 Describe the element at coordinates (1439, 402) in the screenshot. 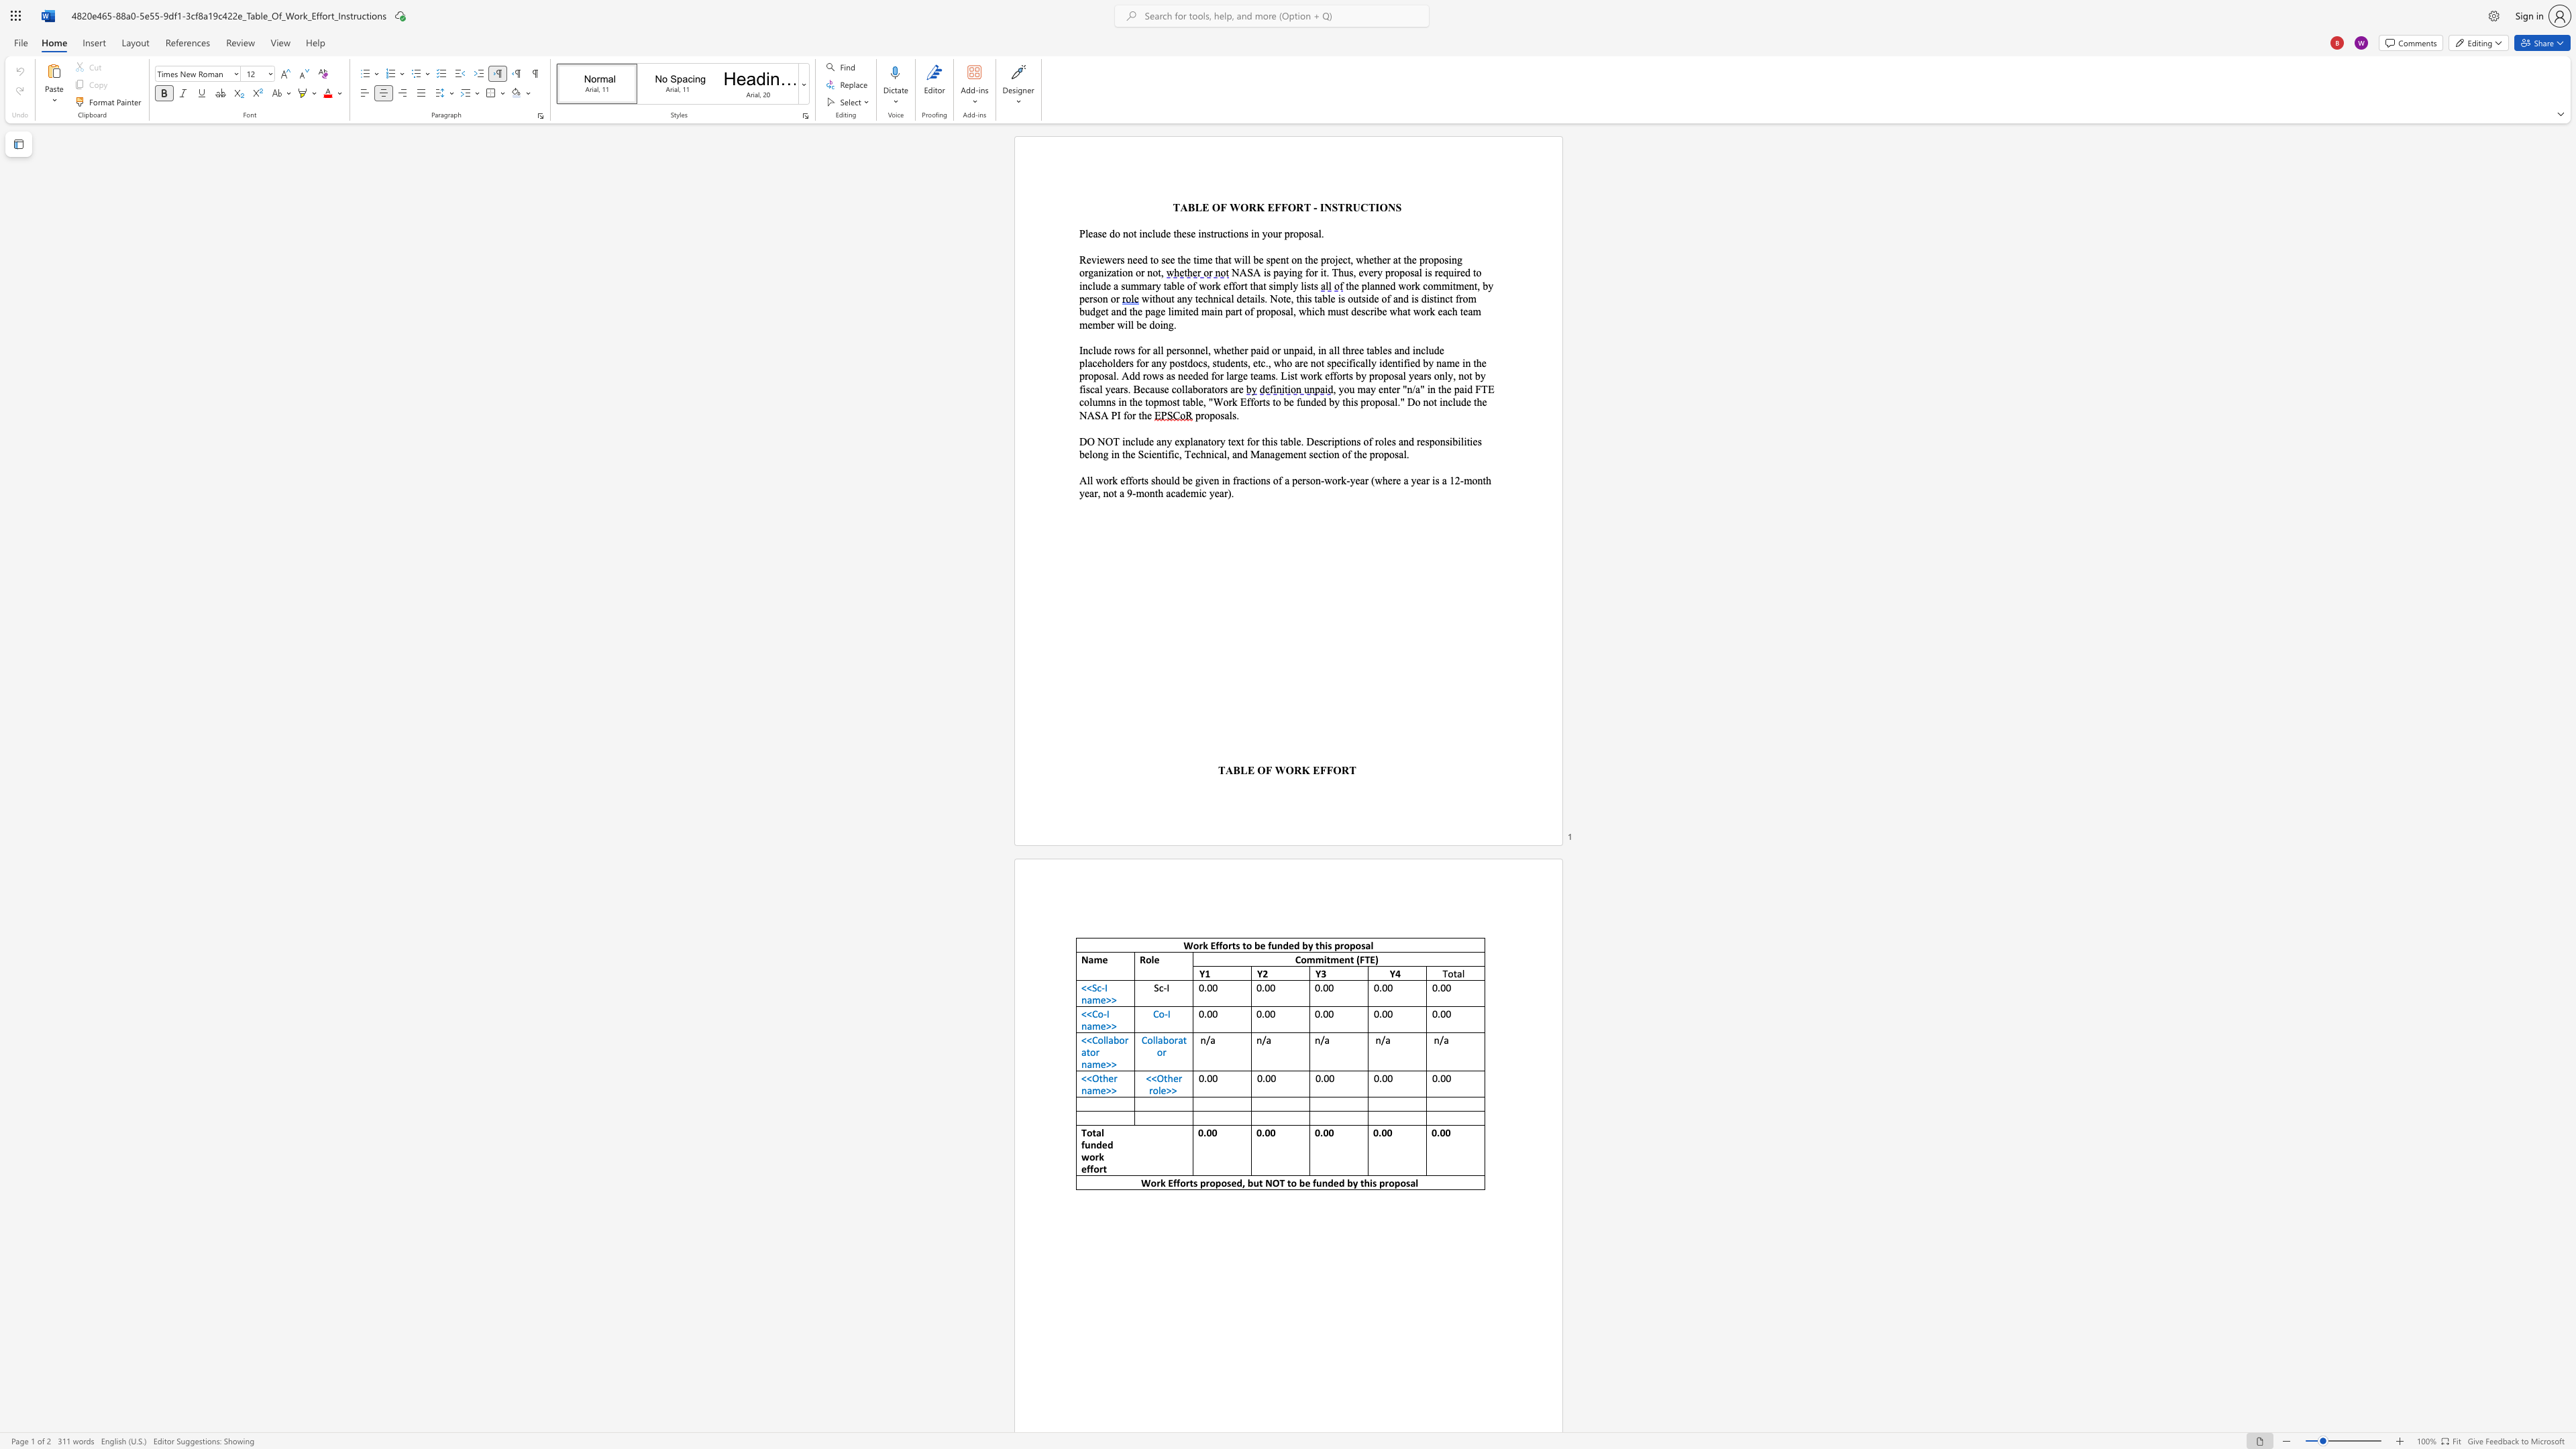

I see `the subset text "include the NASA PI for" within the text ", you may enter"` at that location.